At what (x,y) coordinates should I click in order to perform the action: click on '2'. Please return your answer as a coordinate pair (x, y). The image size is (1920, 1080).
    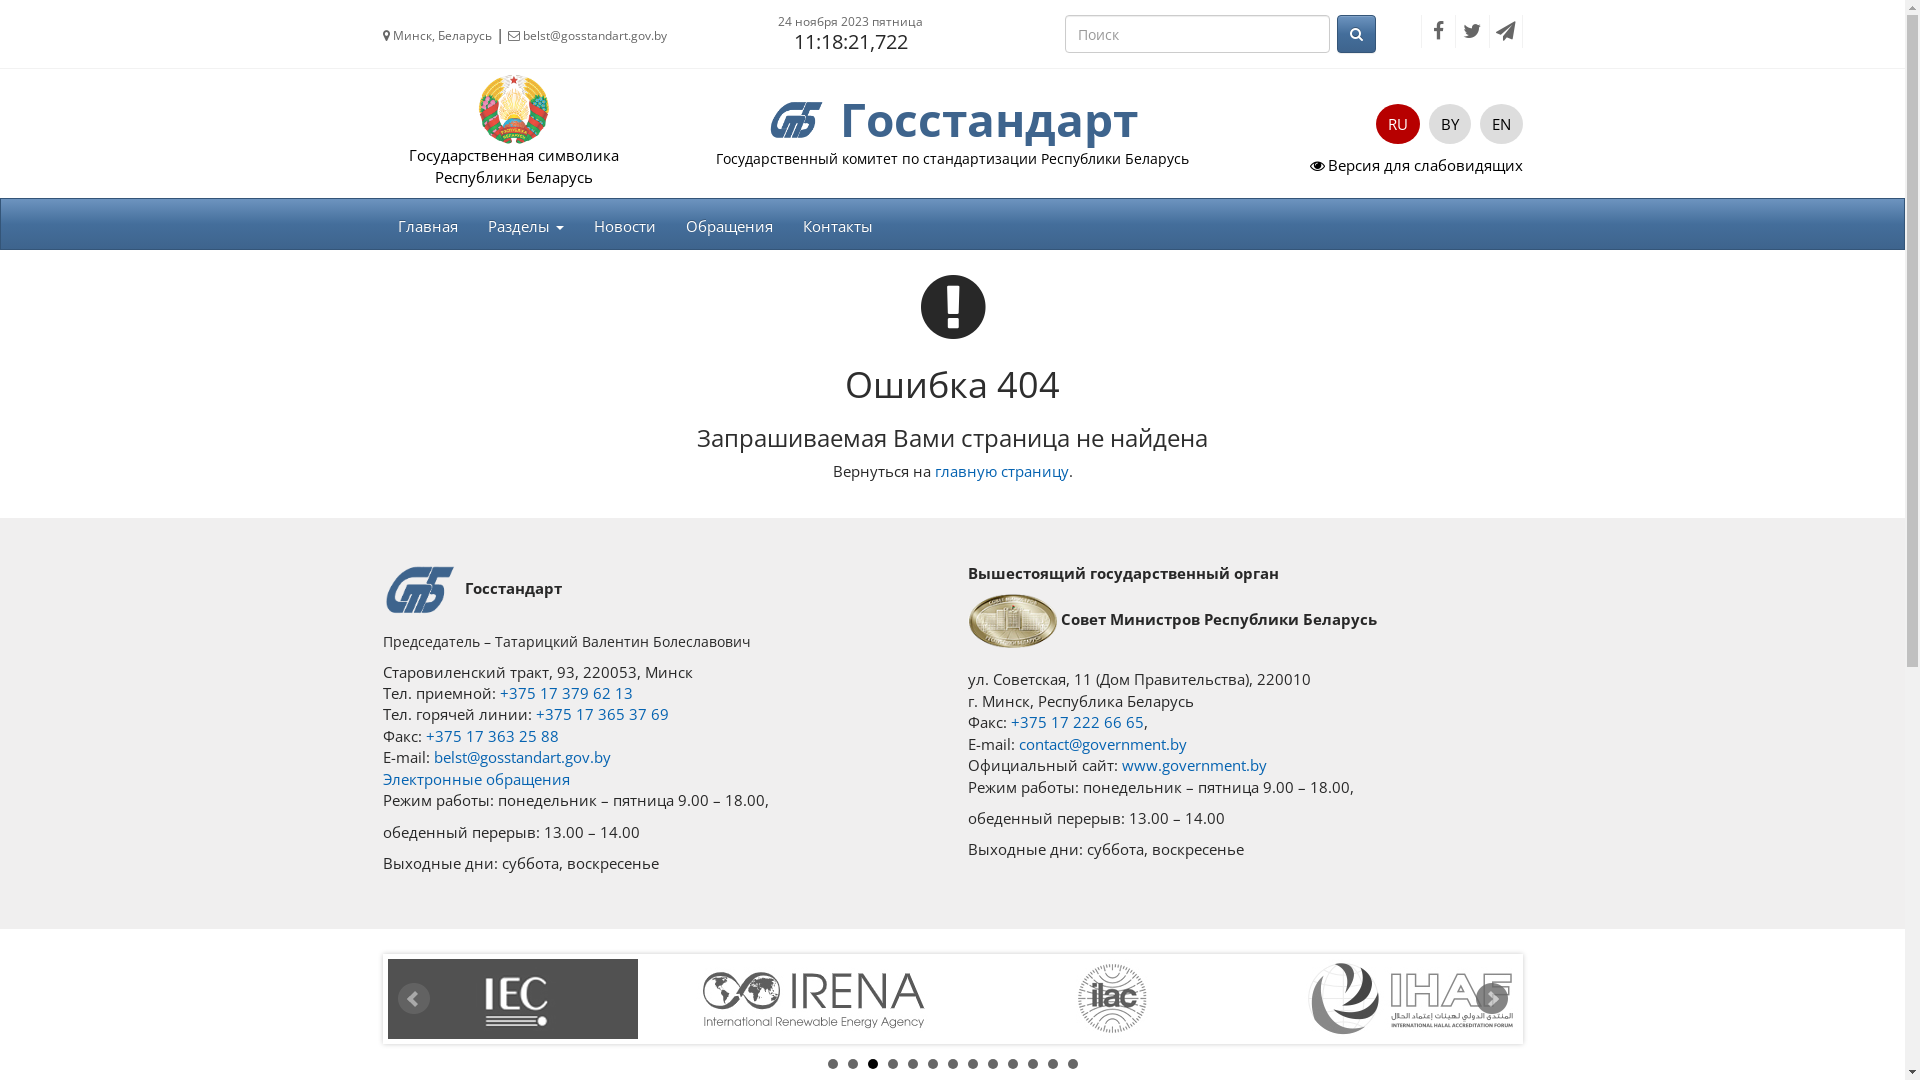
    Looking at the image, I should click on (853, 1063).